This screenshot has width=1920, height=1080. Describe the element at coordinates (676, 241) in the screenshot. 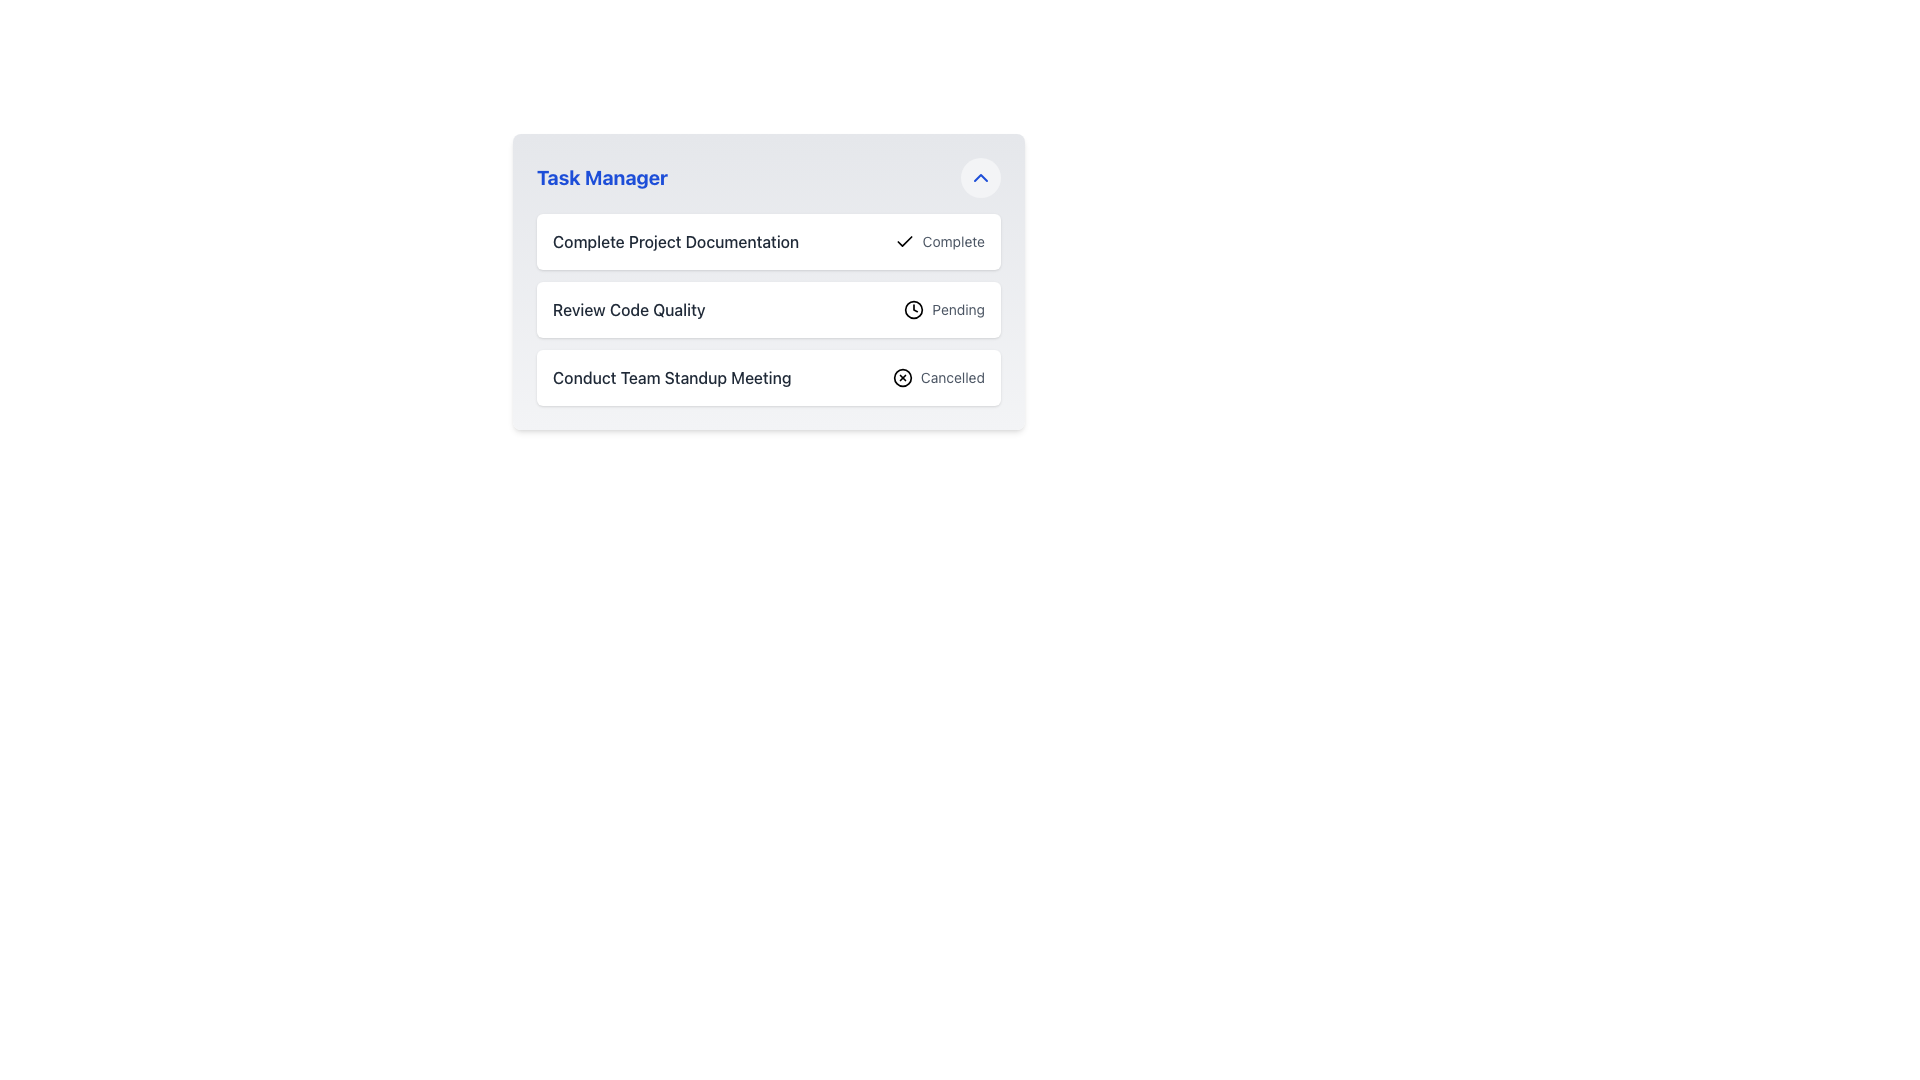

I see `the text label at the top-left section of the task entry card to enable interactions like copy` at that location.